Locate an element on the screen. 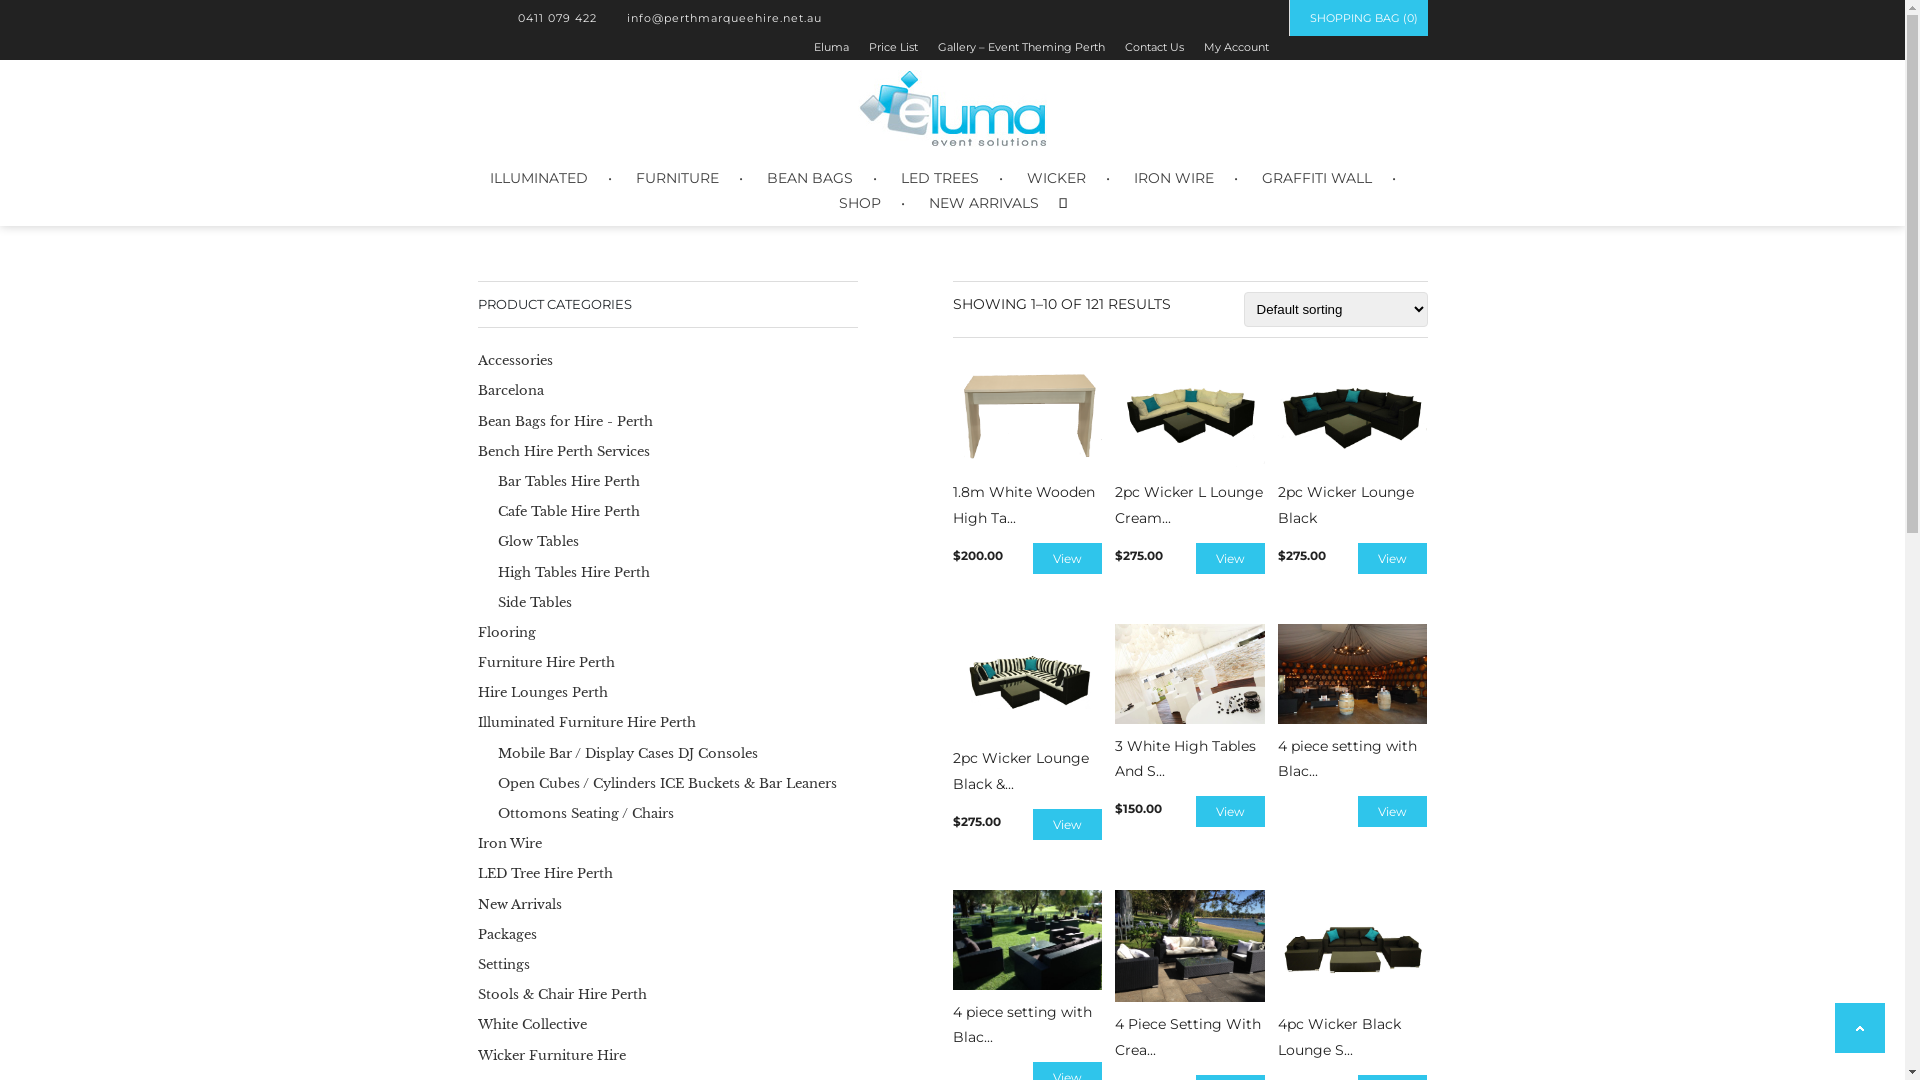  'Cafe Table Hire Perth' is located at coordinates (568, 510).